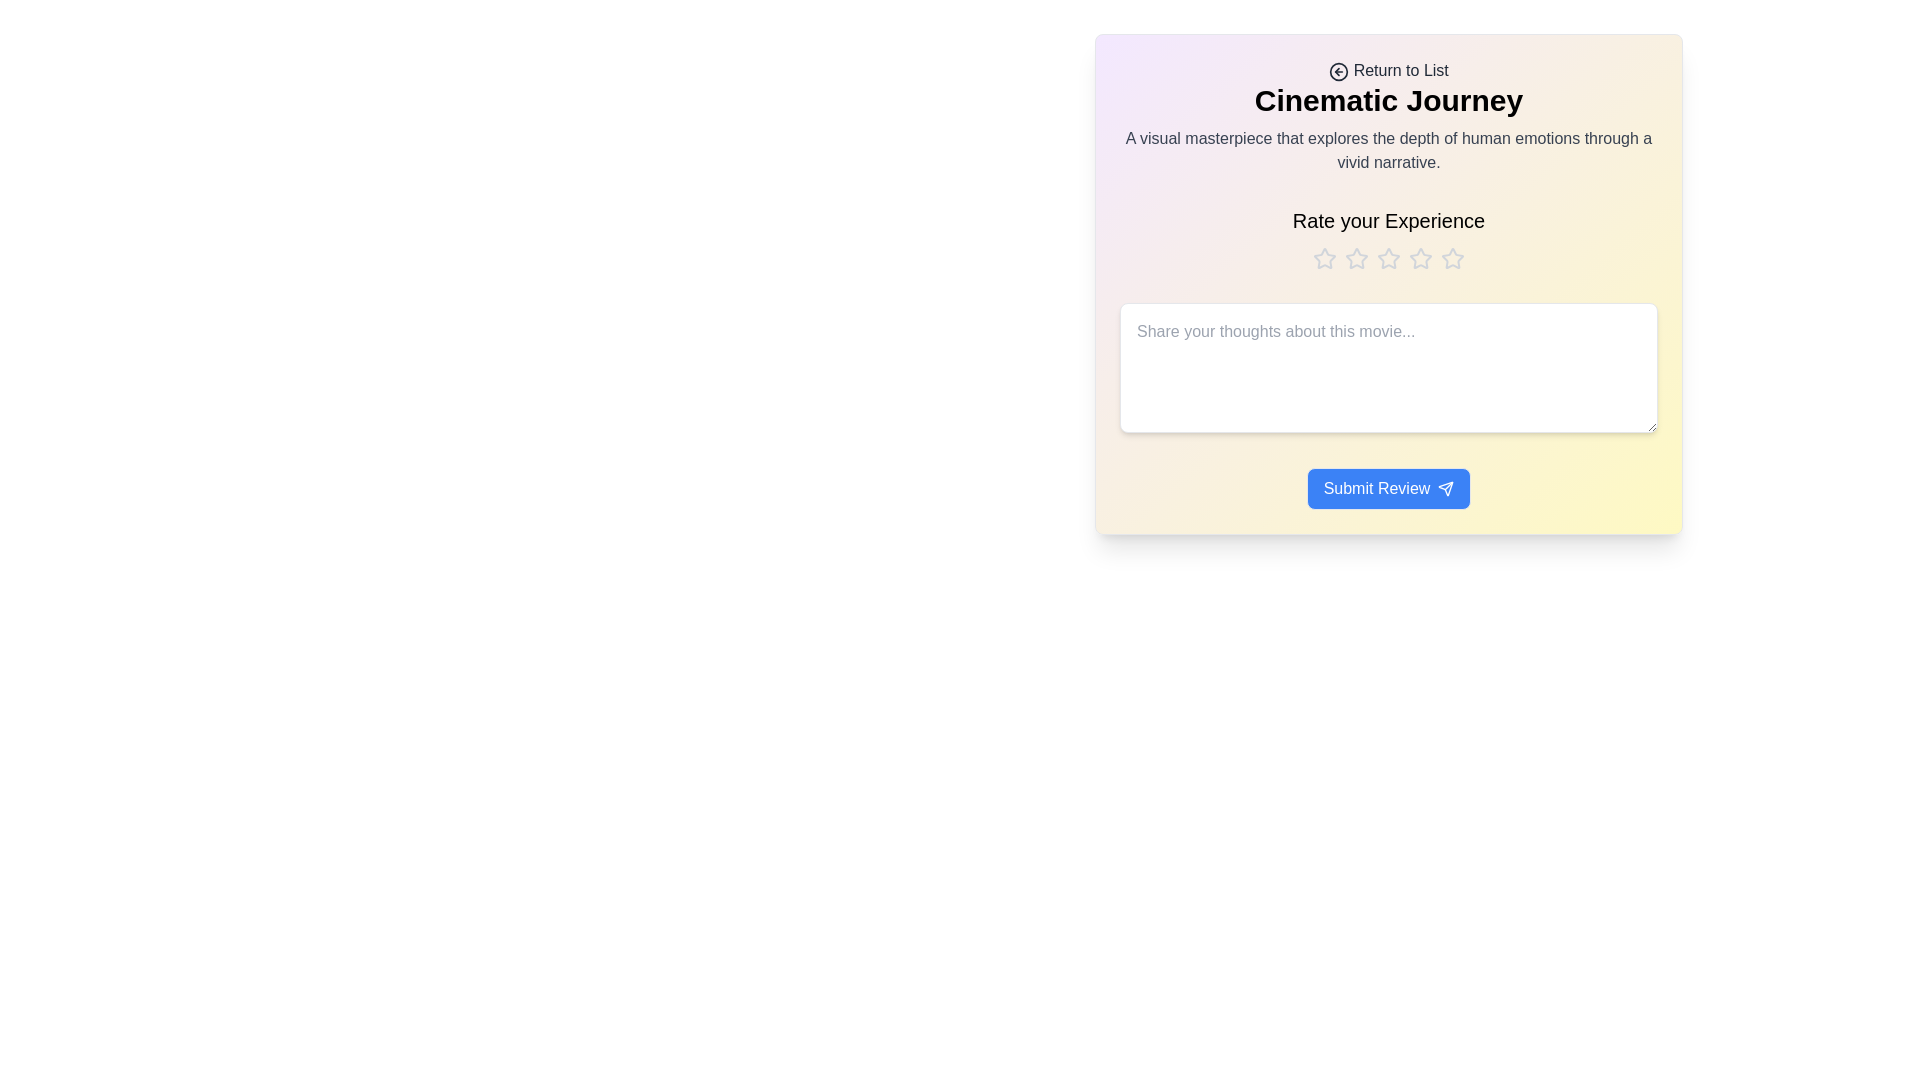 Image resolution: width=1920 pixels, height=1080 pixels. What do you see at coordinates (1387, 149) in the screenshot?
I see `the text label providing a descriptive tagline about 'Cinematic Journey', which is located beneath the heading and above the section labeled 'Rate your Experience'` at bounding box center [1387, 149].